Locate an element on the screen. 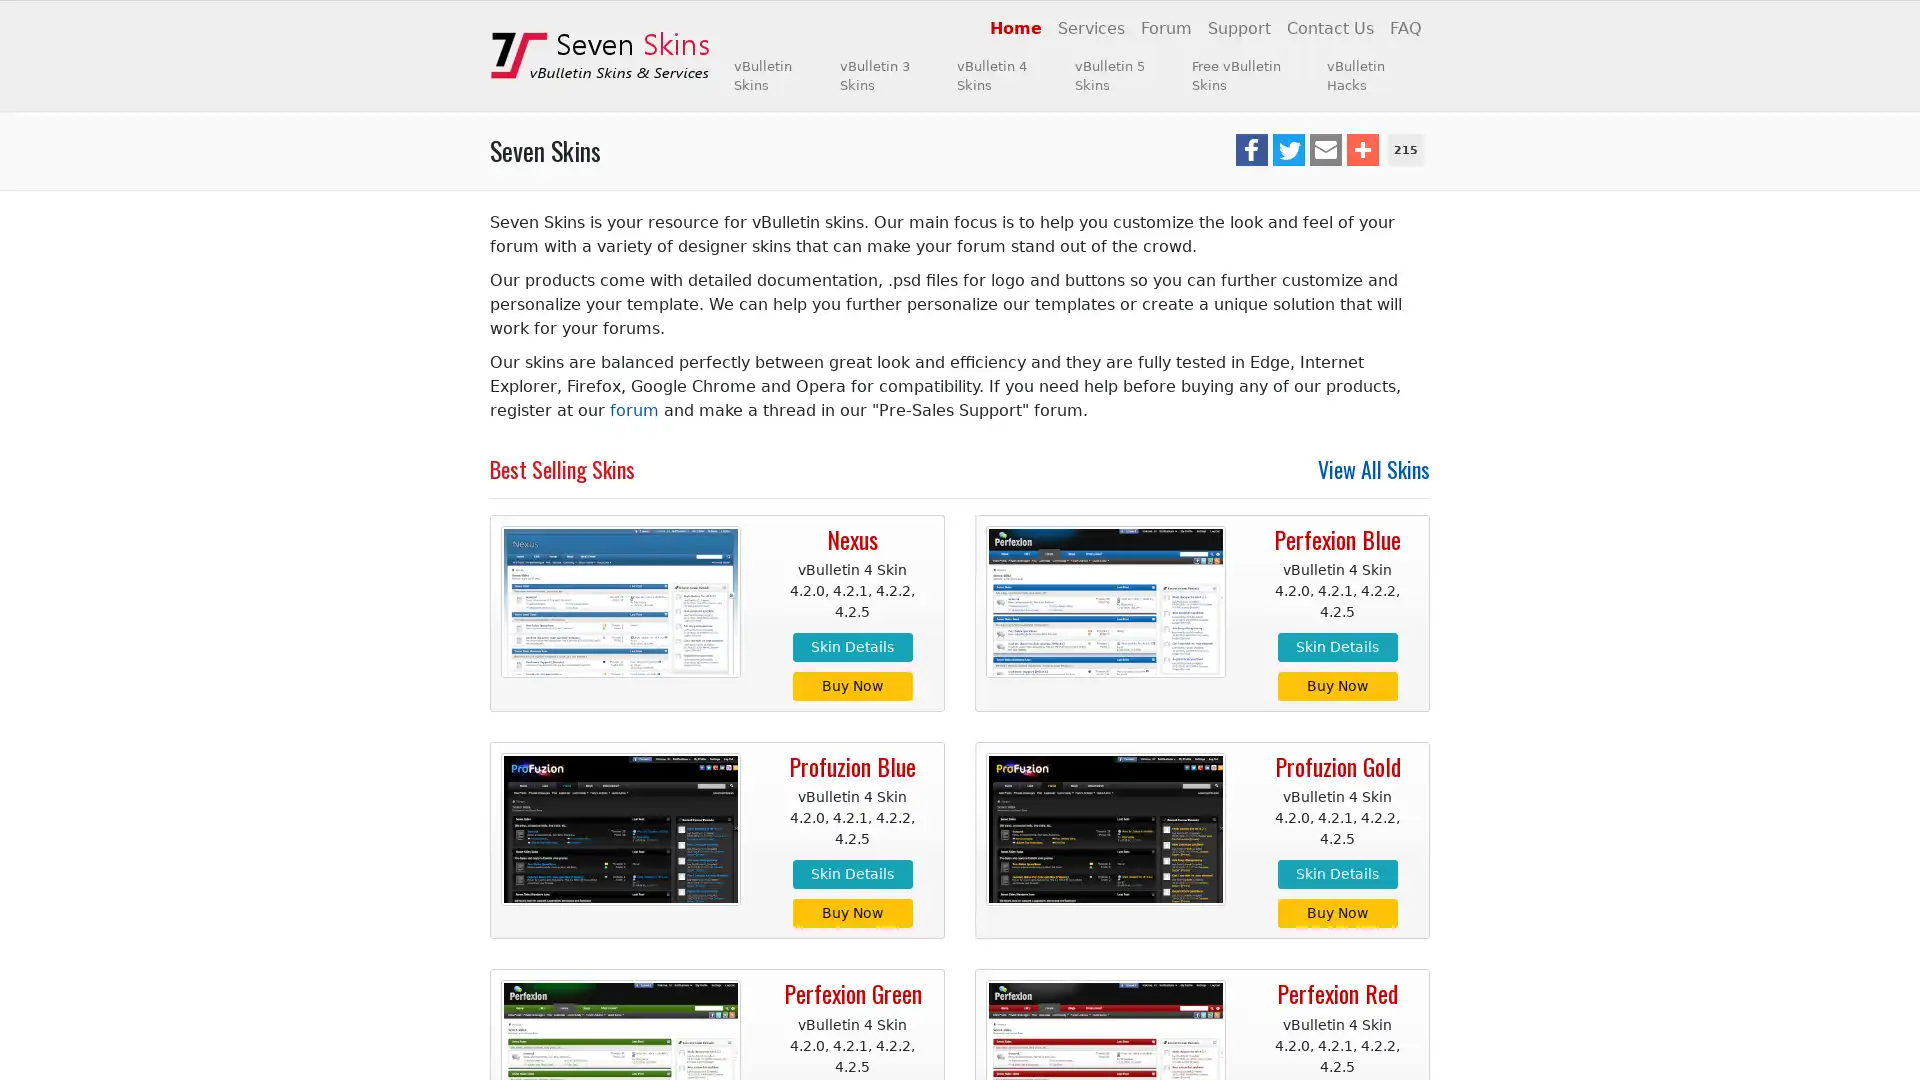 This screenshot has width=1920, height=1080. Share to Email is located at coordinates (1324, 149).